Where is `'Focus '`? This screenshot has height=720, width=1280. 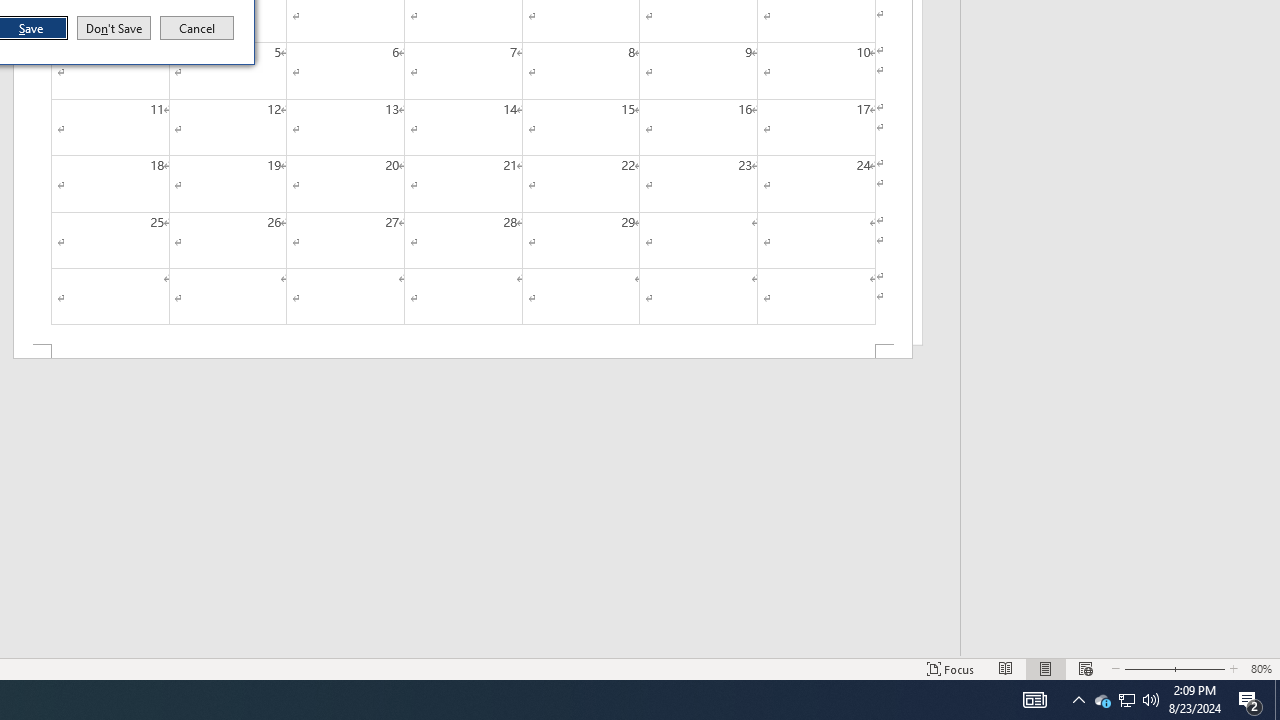 'Focus ' is located at coordinates (950, 669).